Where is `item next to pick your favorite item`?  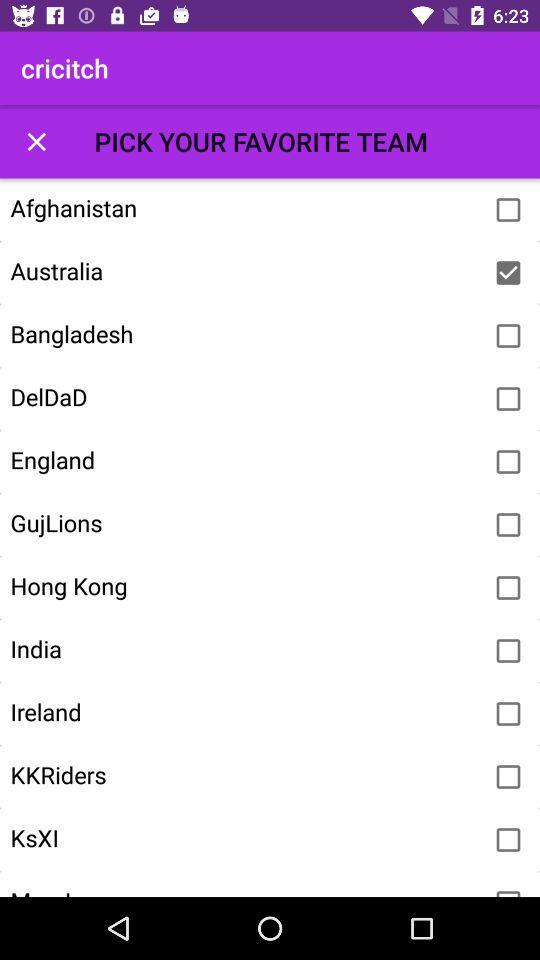
item next to pick your favorite item is located at coordinates (36, 140).